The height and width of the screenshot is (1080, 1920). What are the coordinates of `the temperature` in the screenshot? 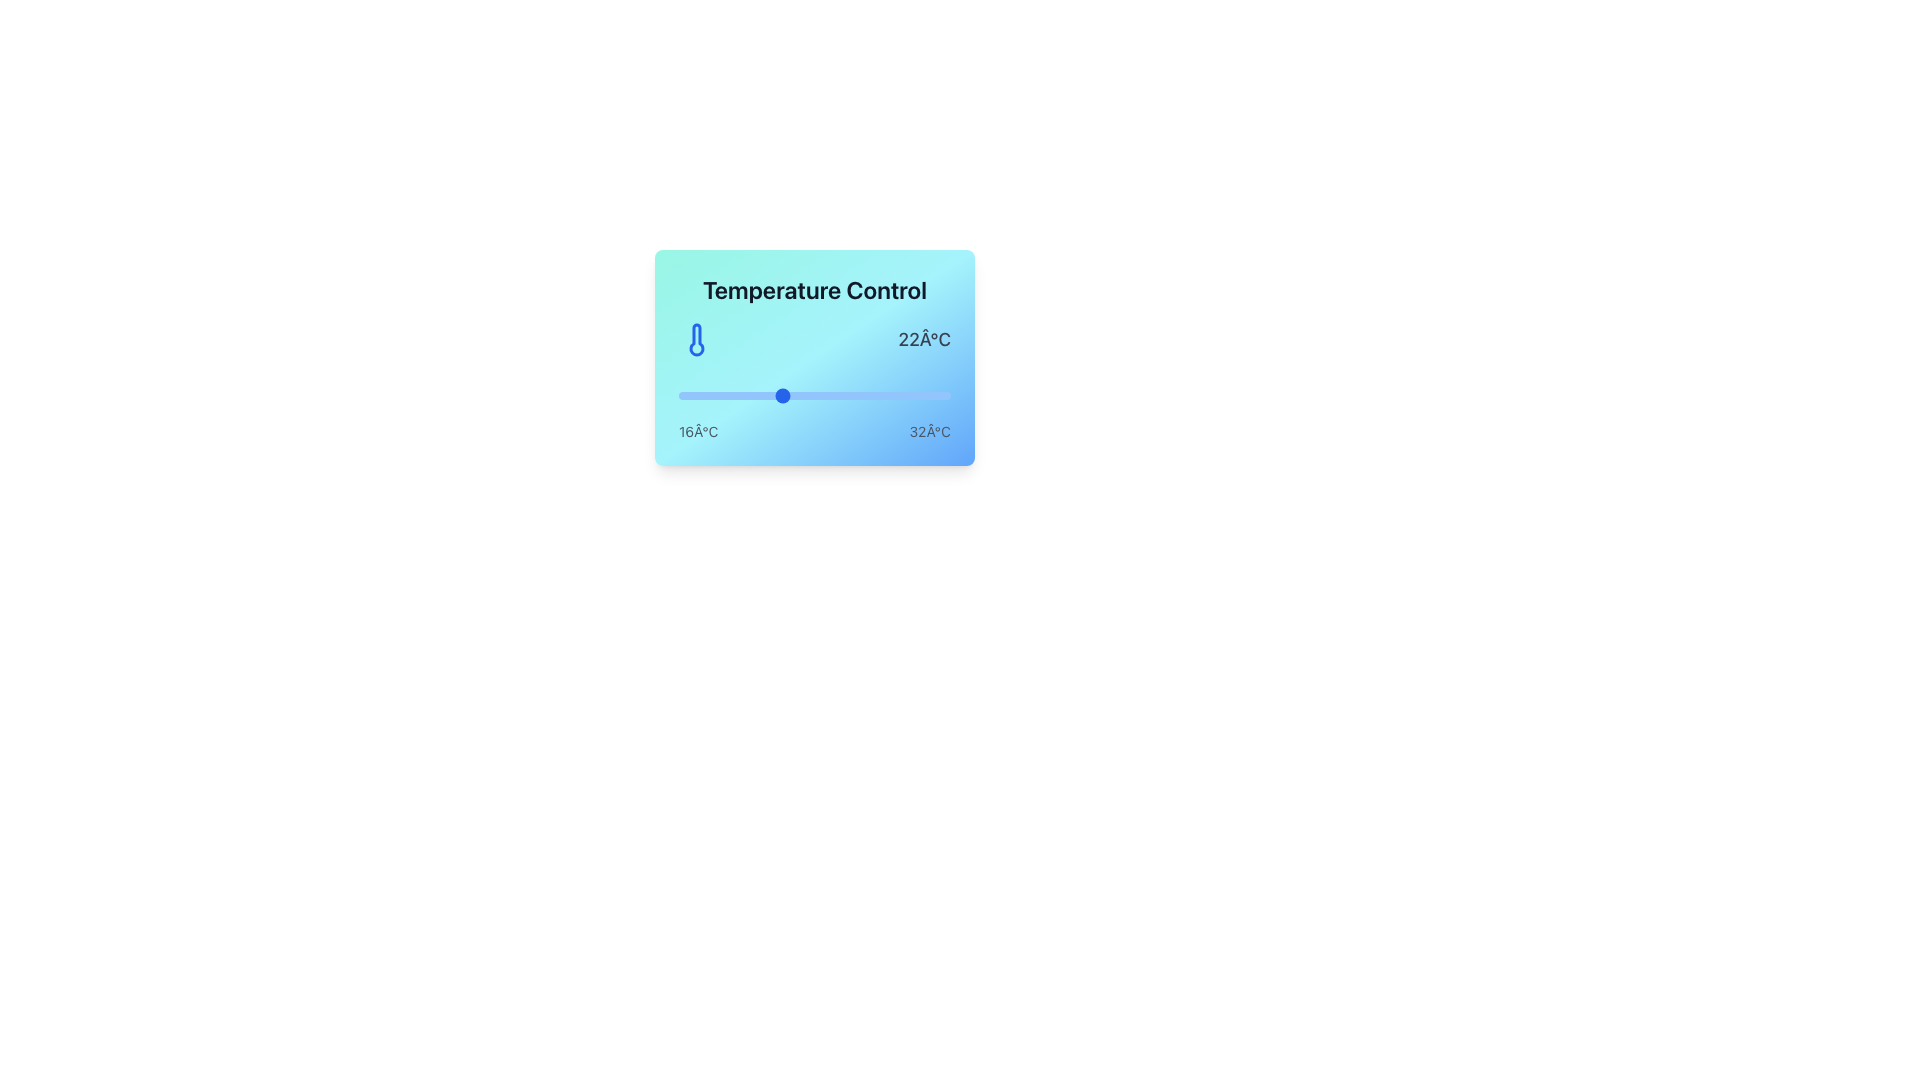 It's located at (831, 396).